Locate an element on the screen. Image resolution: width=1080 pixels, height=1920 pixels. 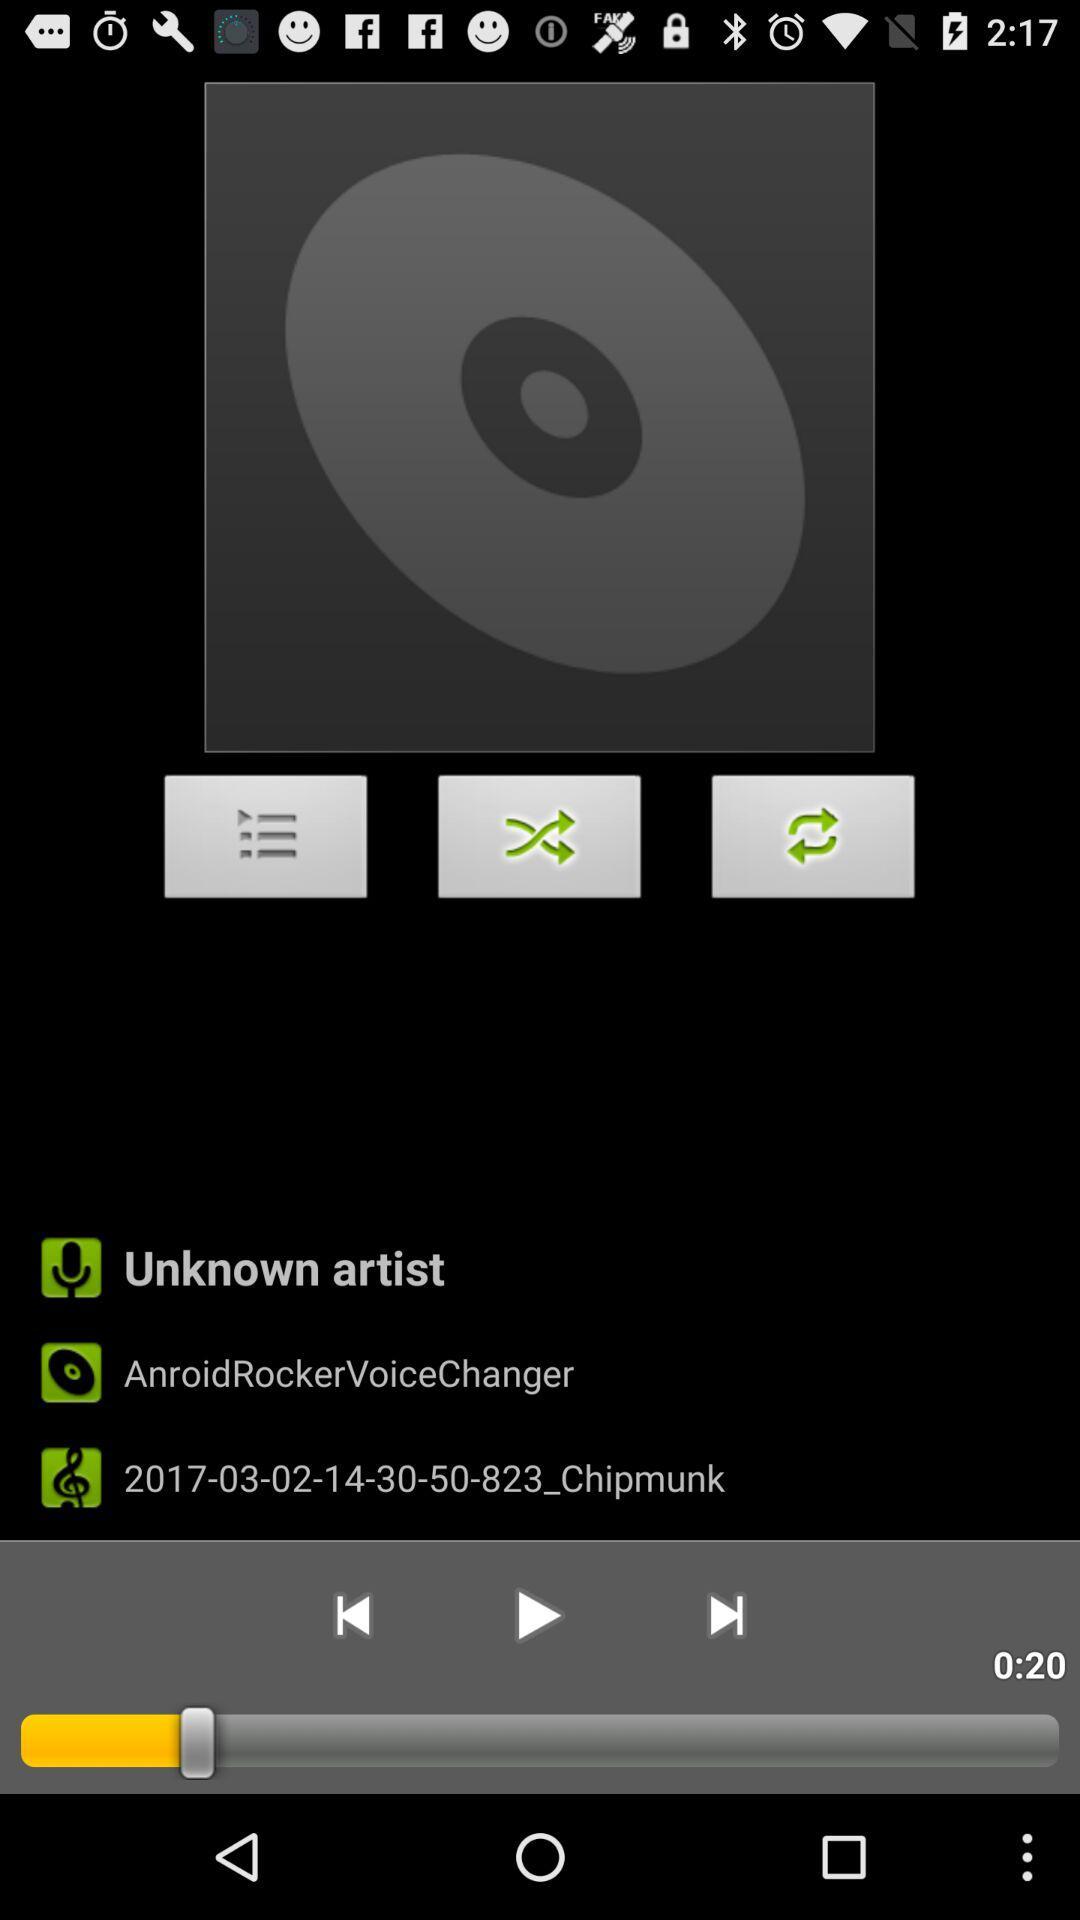
the close icon is located at coordinates (540, 900).